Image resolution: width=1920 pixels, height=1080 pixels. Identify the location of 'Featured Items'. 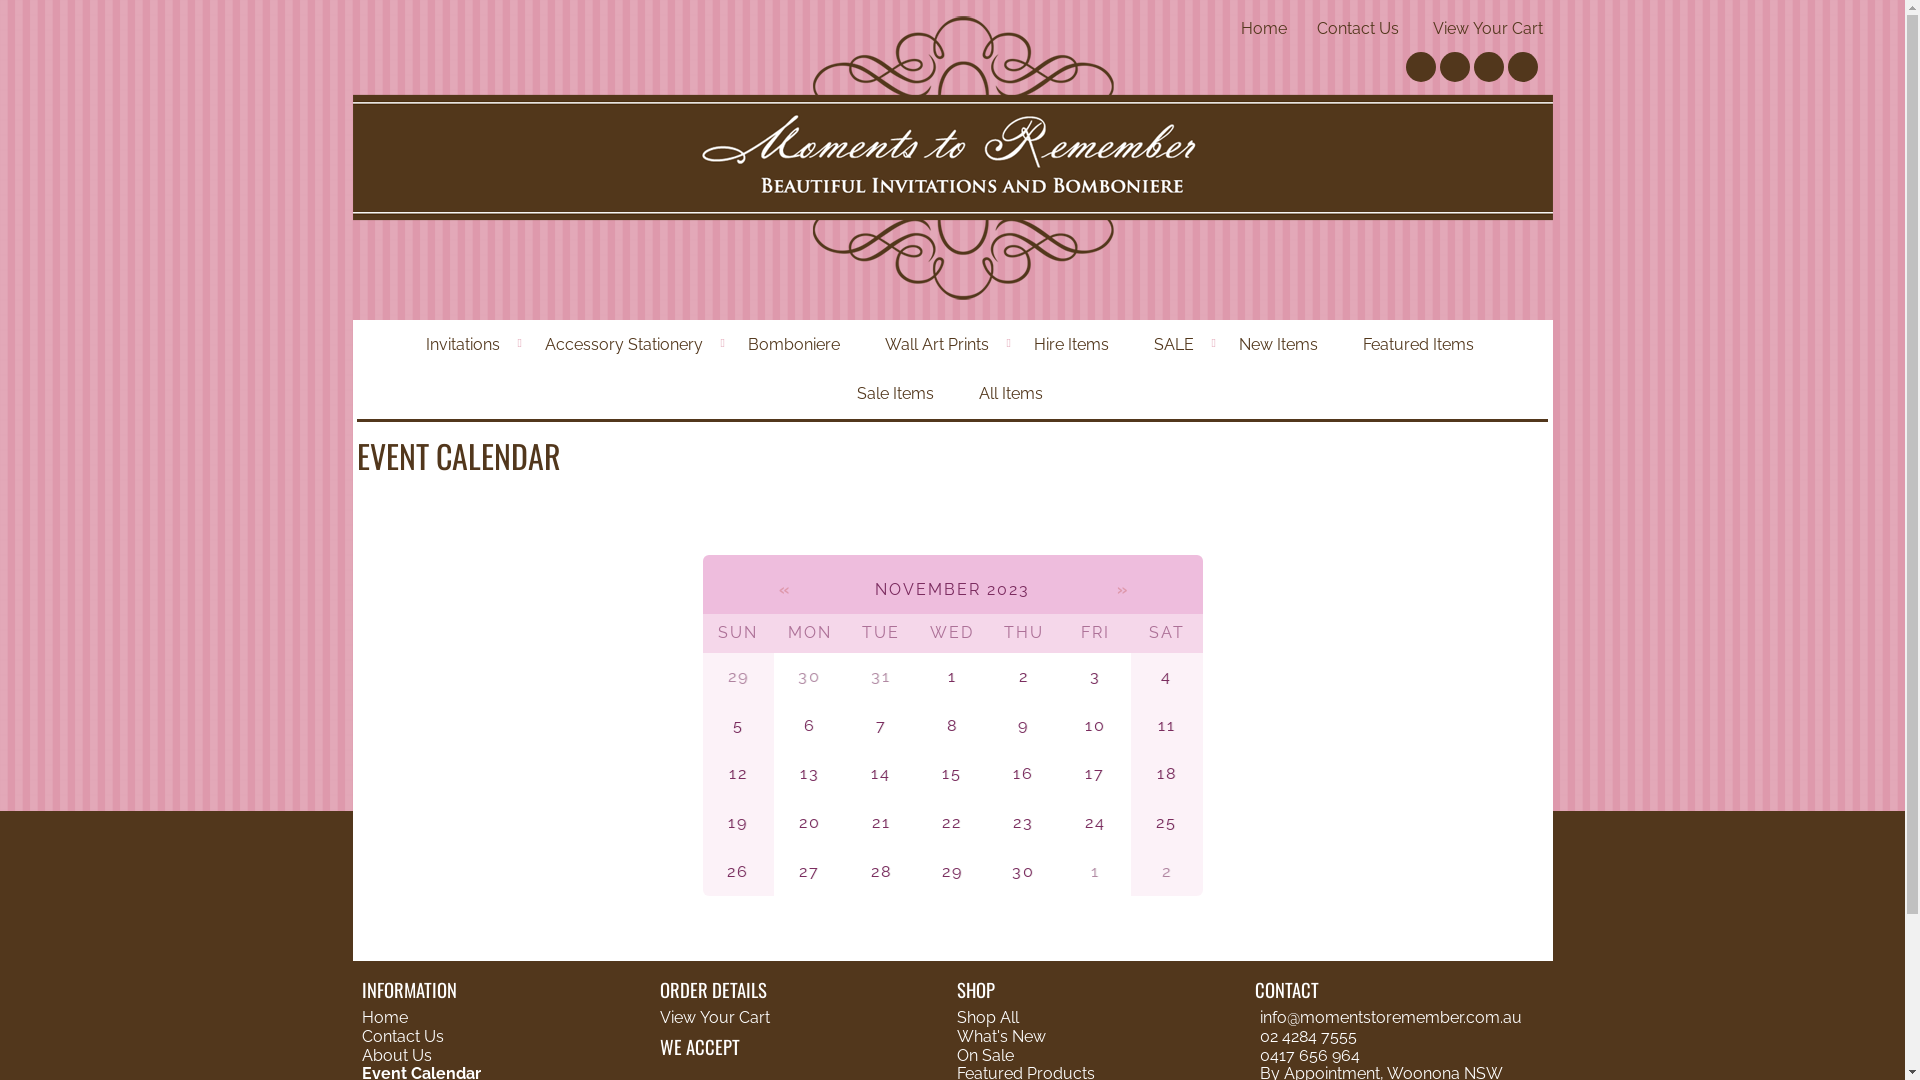
(1343, 344).